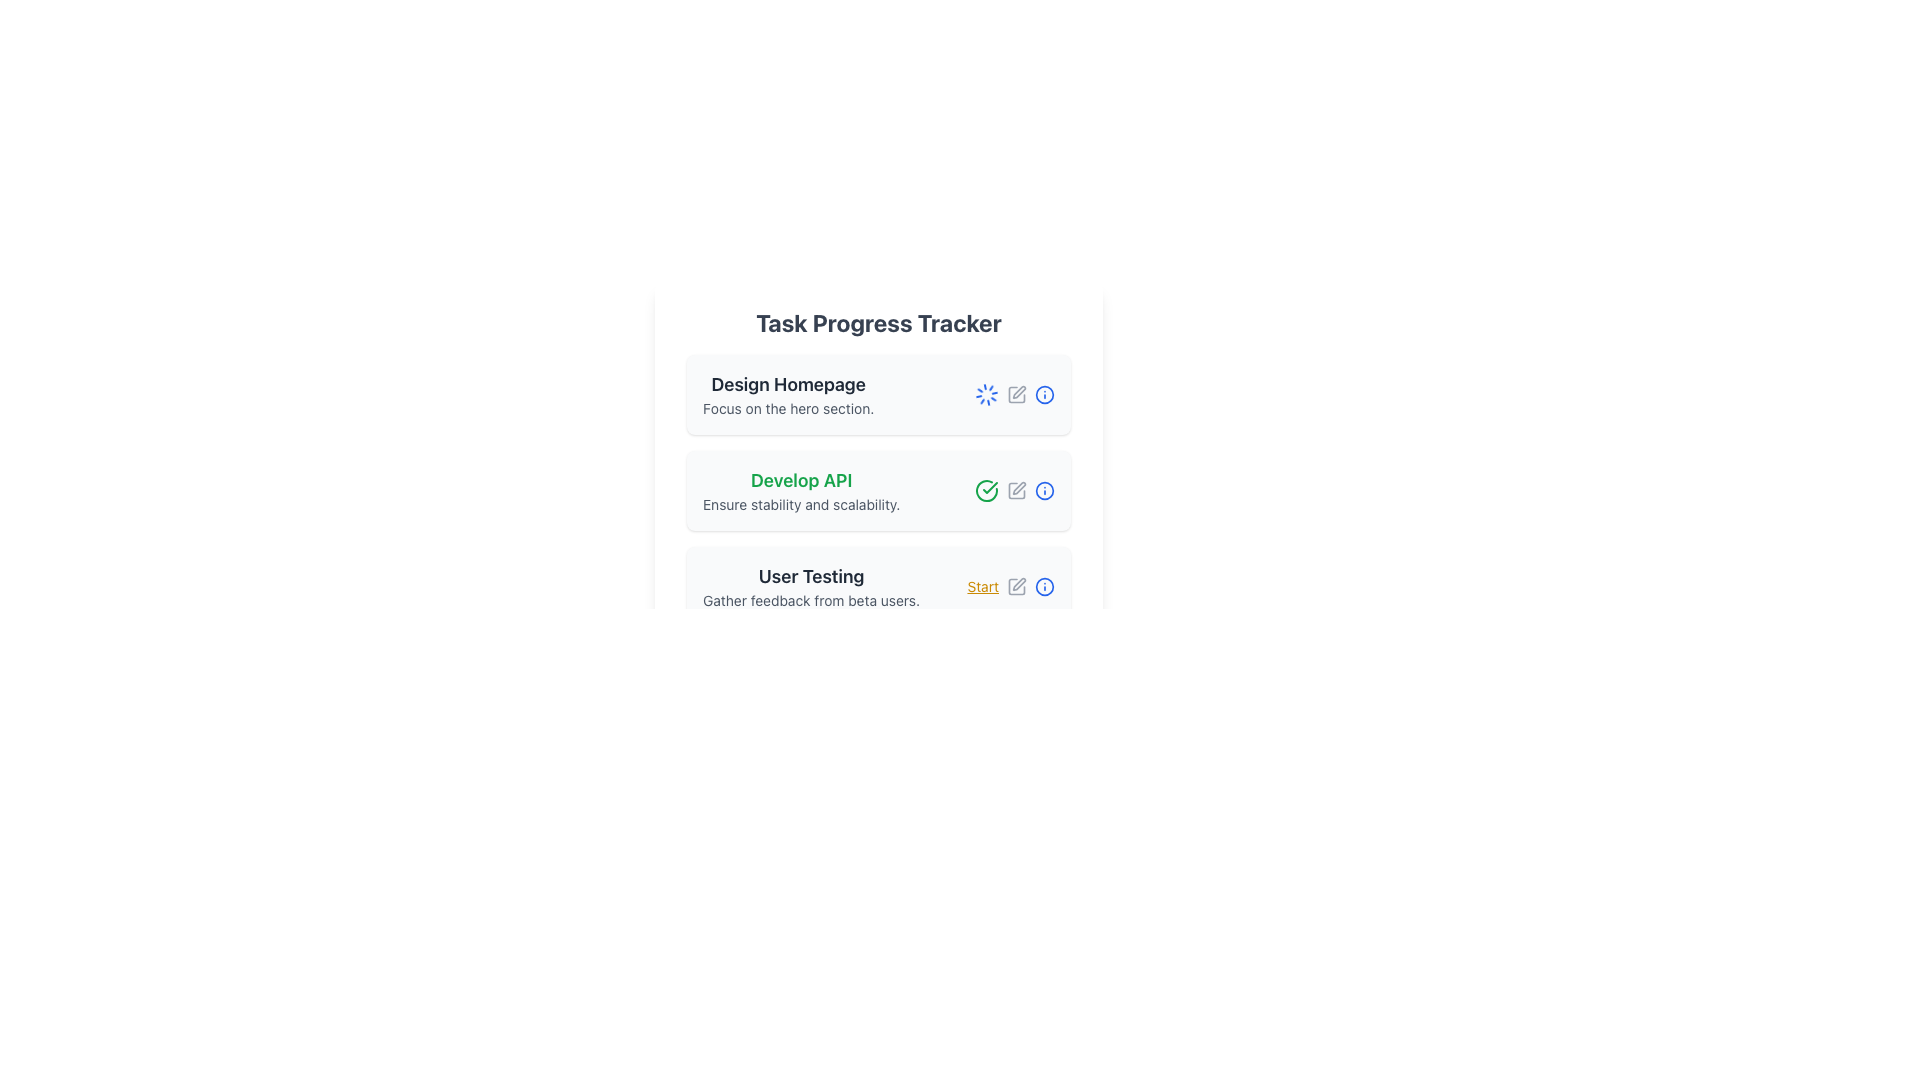 This screenshot has height=1080, width=1920. Describe the element at coordinates (983, 585) in the screenshot. I see `the 'Start' hyperlink in bold yellow font located in the 'User Testing' section of the 'Task Progress Tracker' interface` at that location.